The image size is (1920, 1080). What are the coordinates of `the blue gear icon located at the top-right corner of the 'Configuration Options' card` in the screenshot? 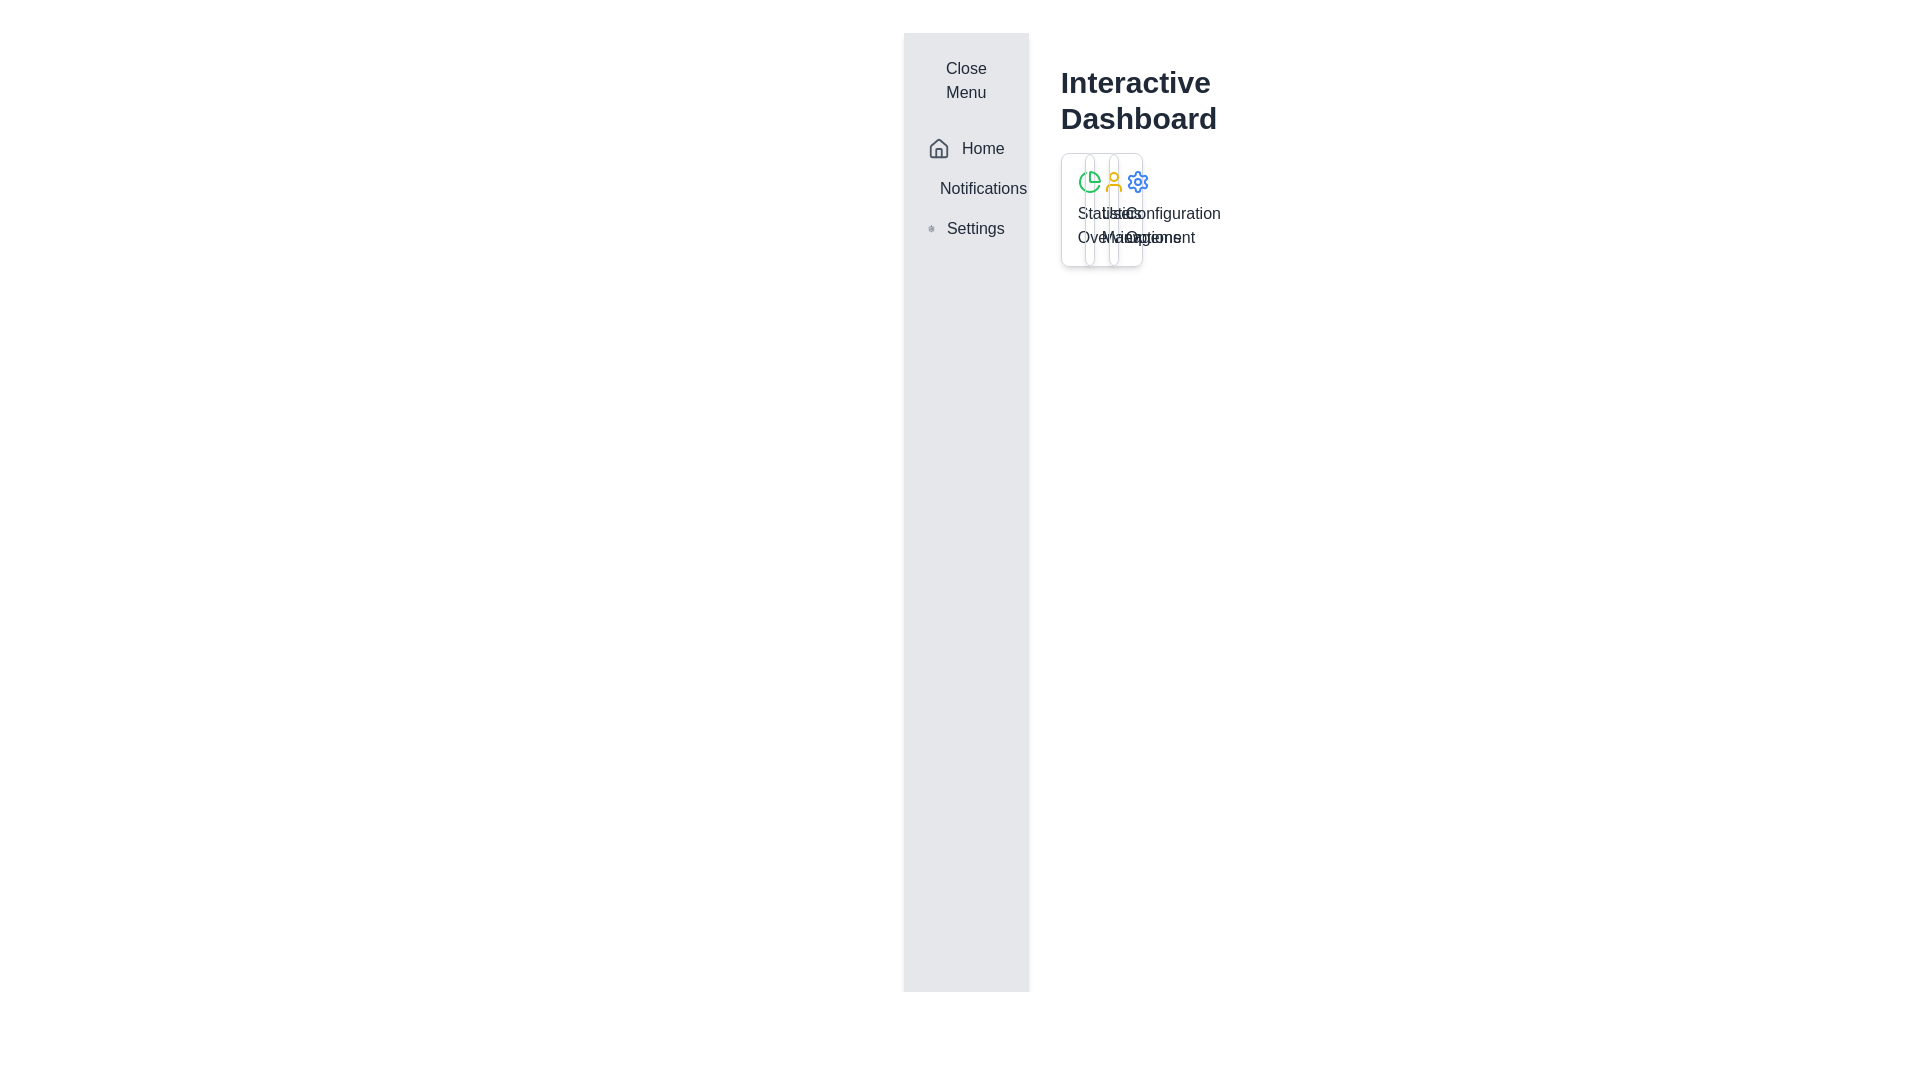 It's located at (1137, 181).